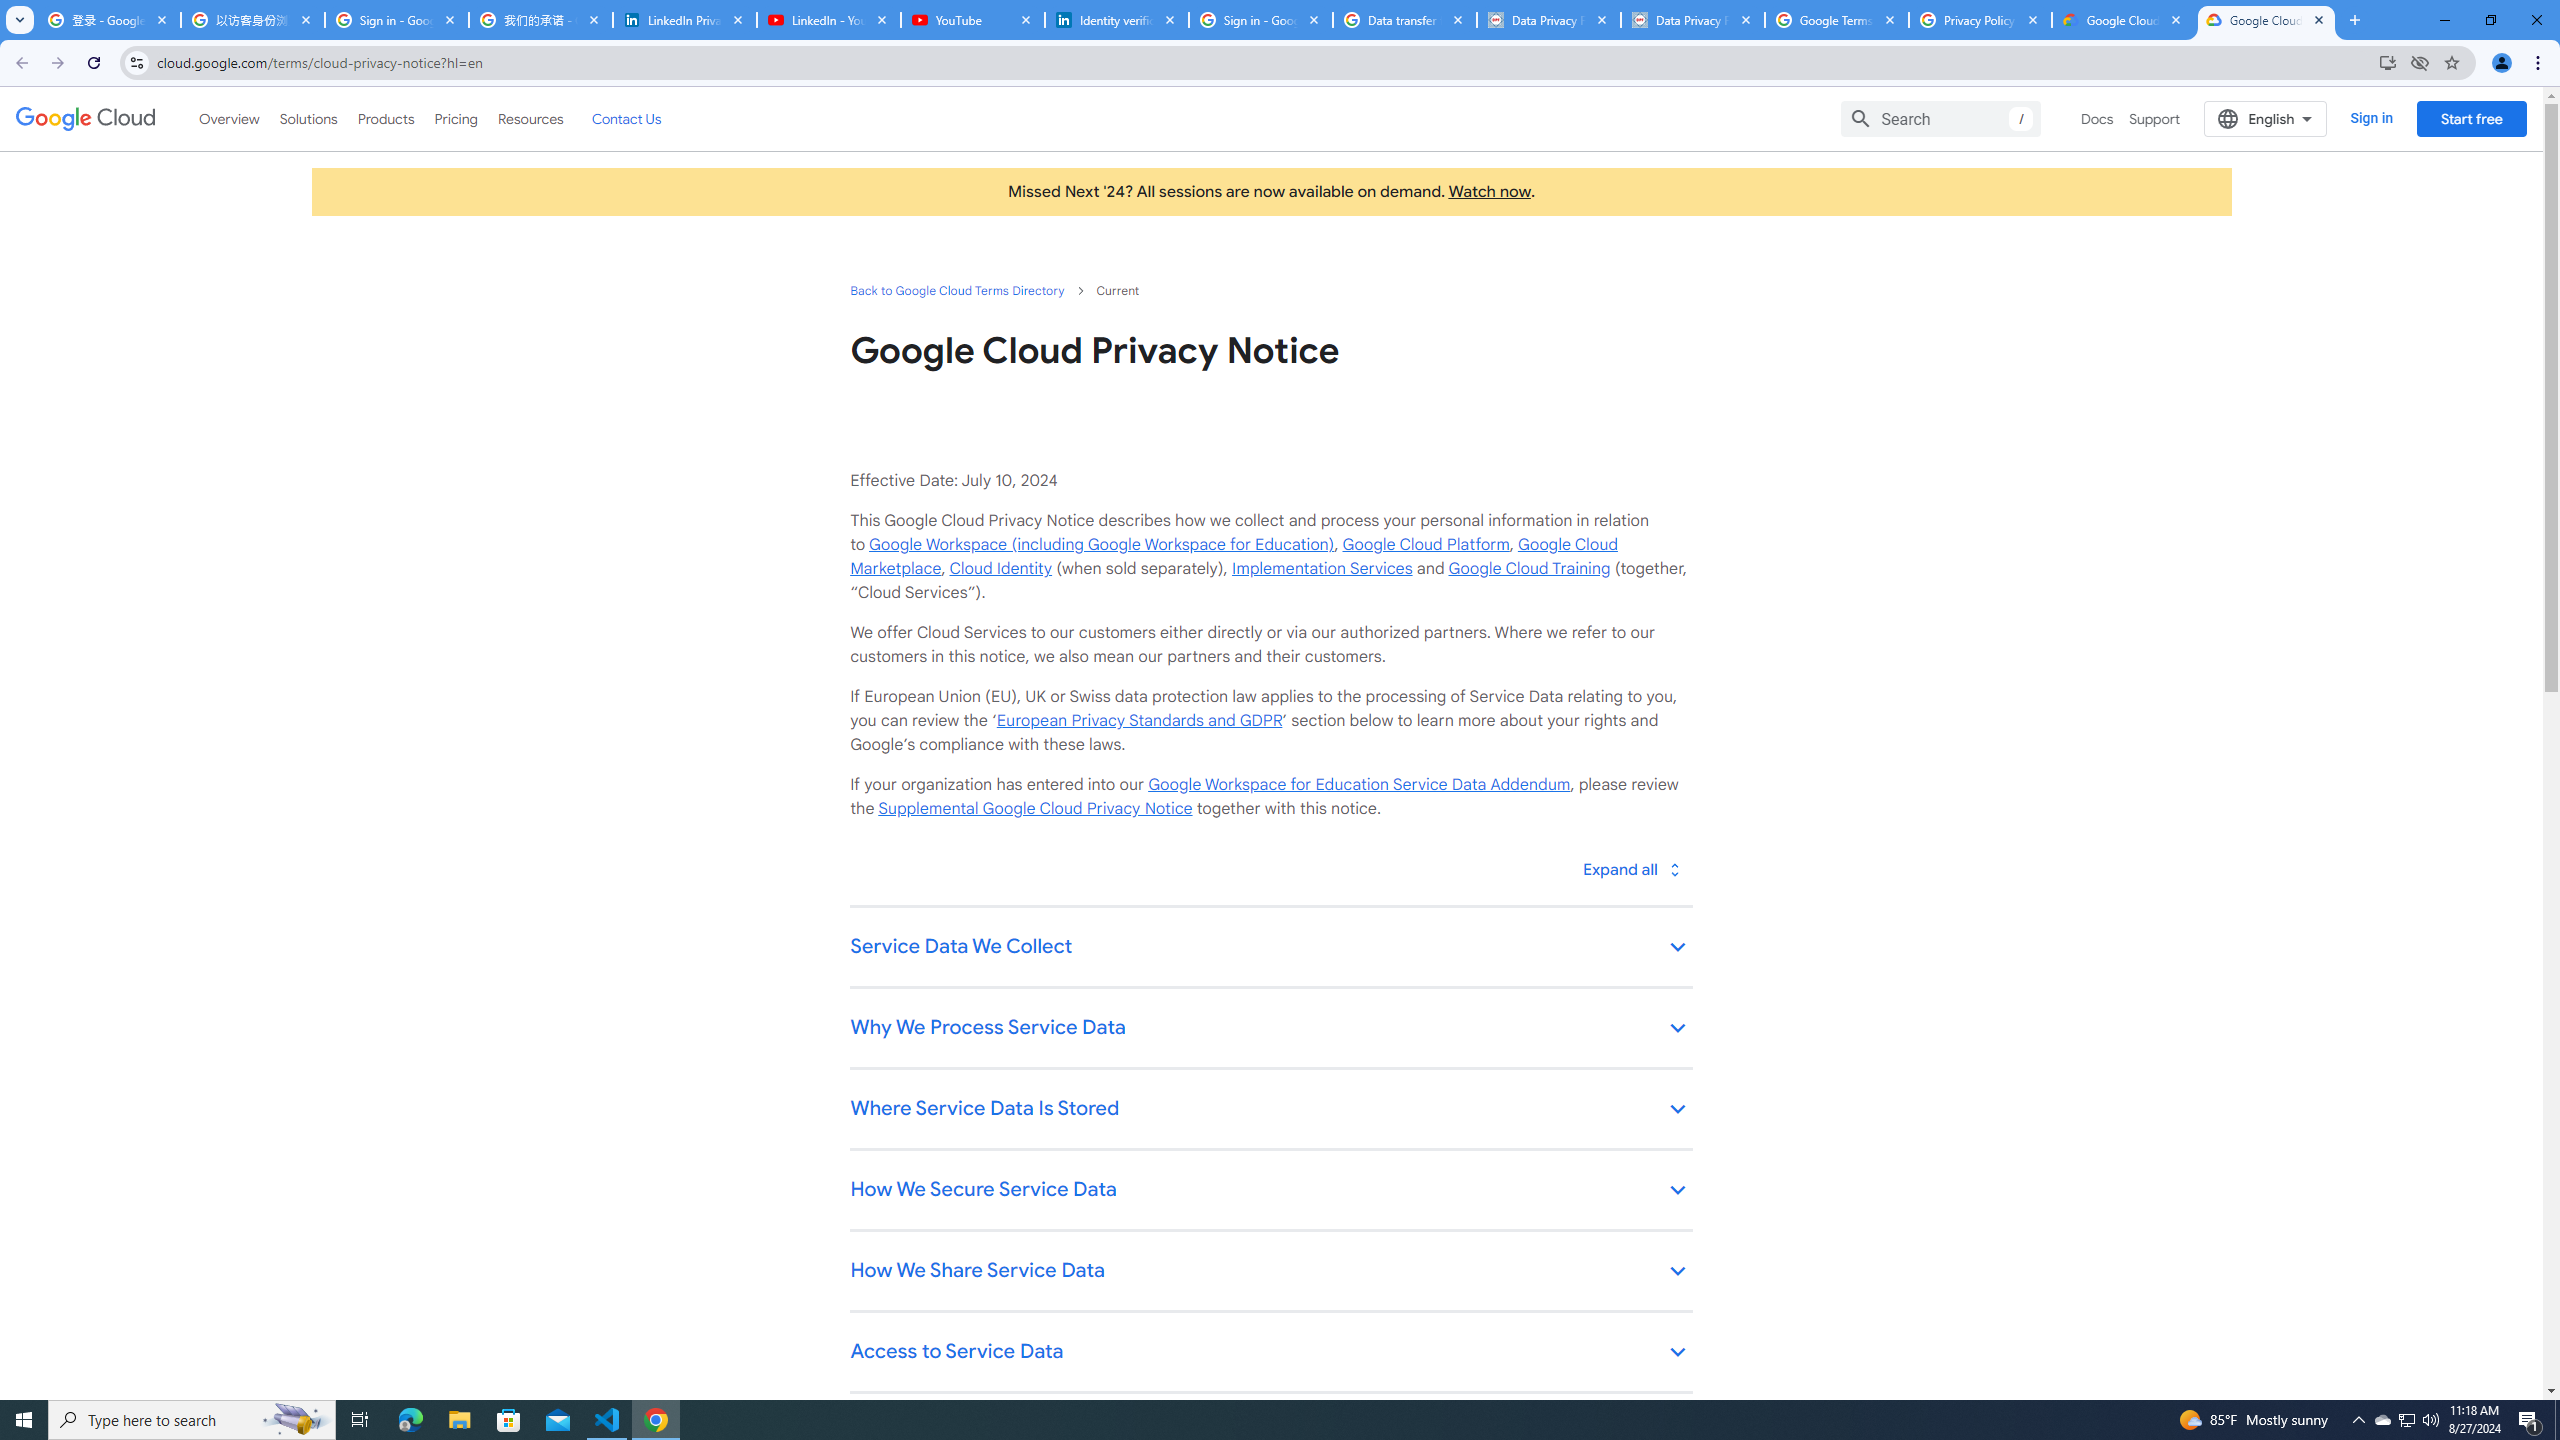 The height and width of the screenshot is (1440, 2560). What do you see at coordinates (1488, 191) in the screenshot?
I see `'Watch now'` at bounding box center [1488, 191].